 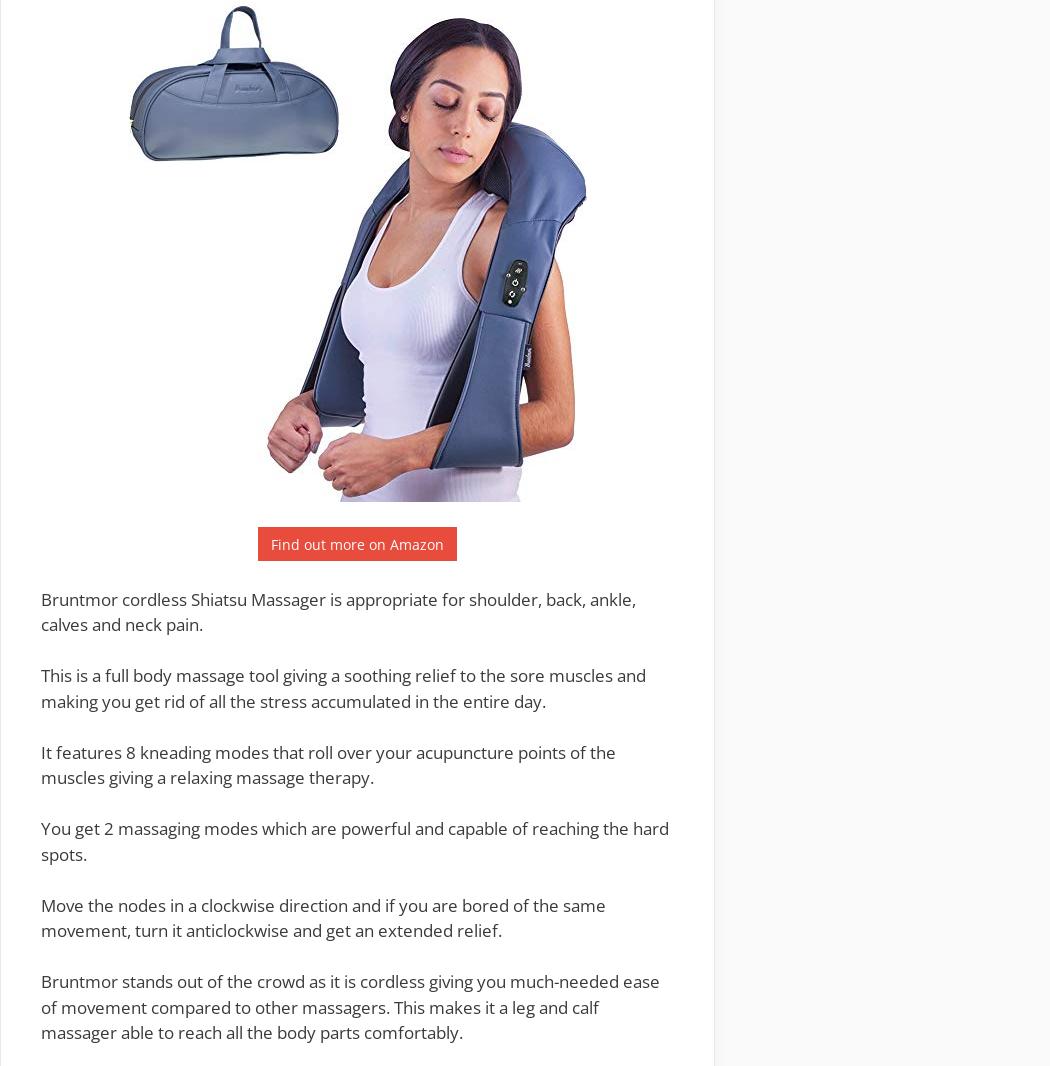 I want to click on 'Bruntmor stands out of the crowd as it is cordless giving you much-needed ease of movement compared to other massagers. This makes it a leg and calf massager able to reach all the body parts comfortably.', so click(x=349, y=1007).